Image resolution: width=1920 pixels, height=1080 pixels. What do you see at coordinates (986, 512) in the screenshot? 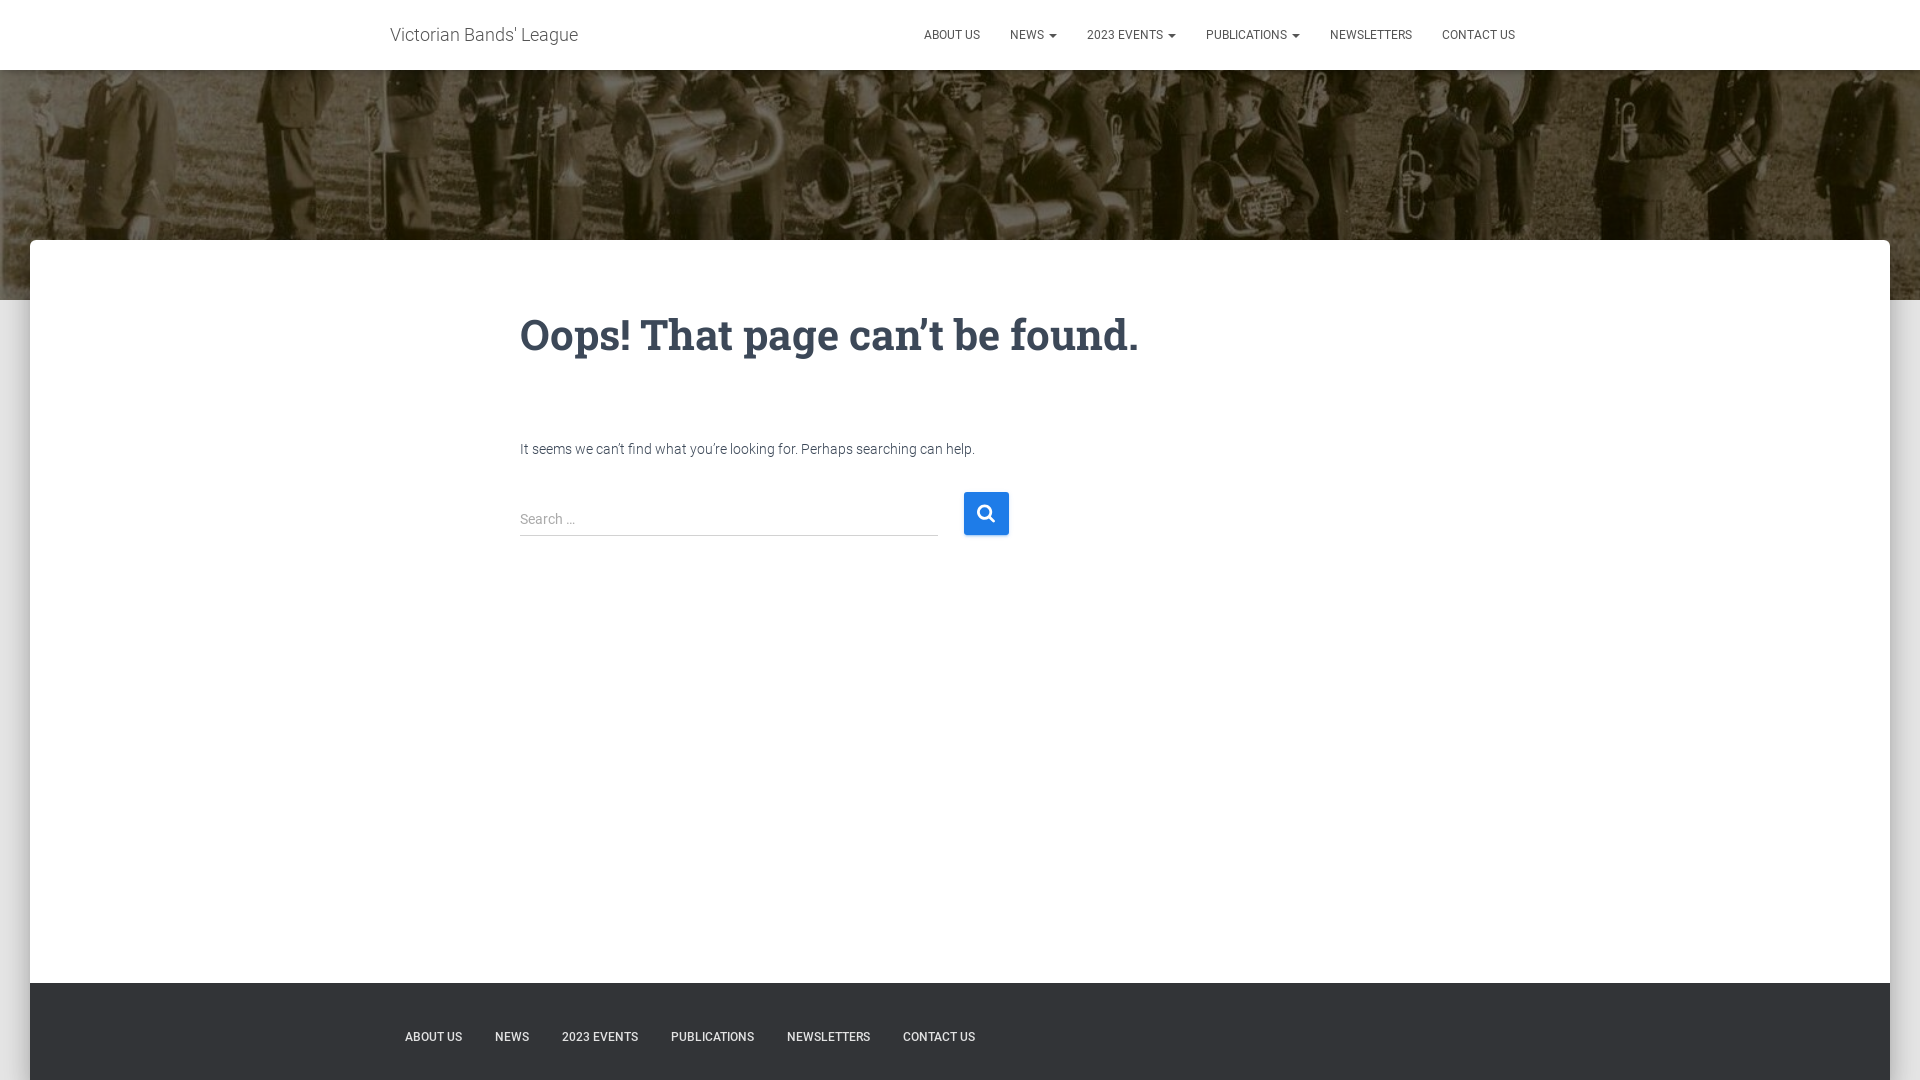
I see `'Search'` at bounding box center [986, 512].